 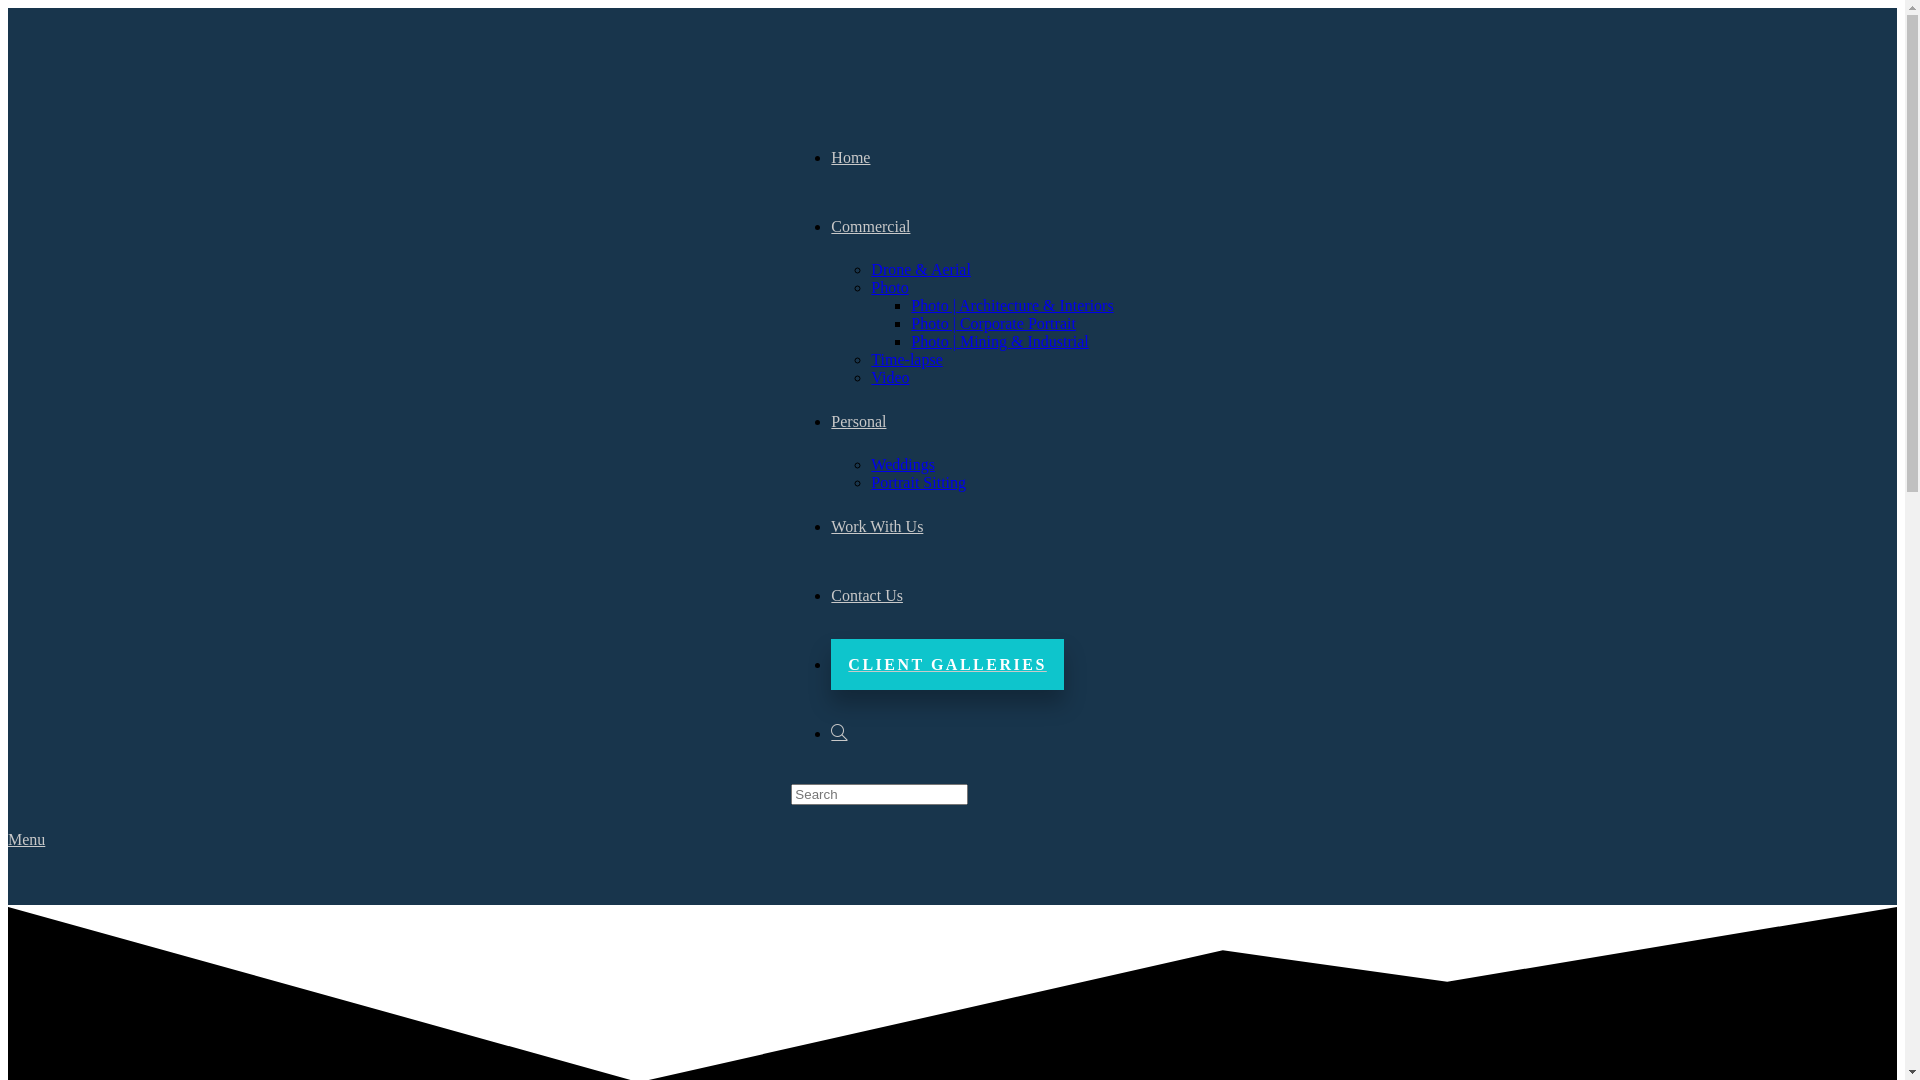 I want to click on 'Menu', so click(x=26, y=839).